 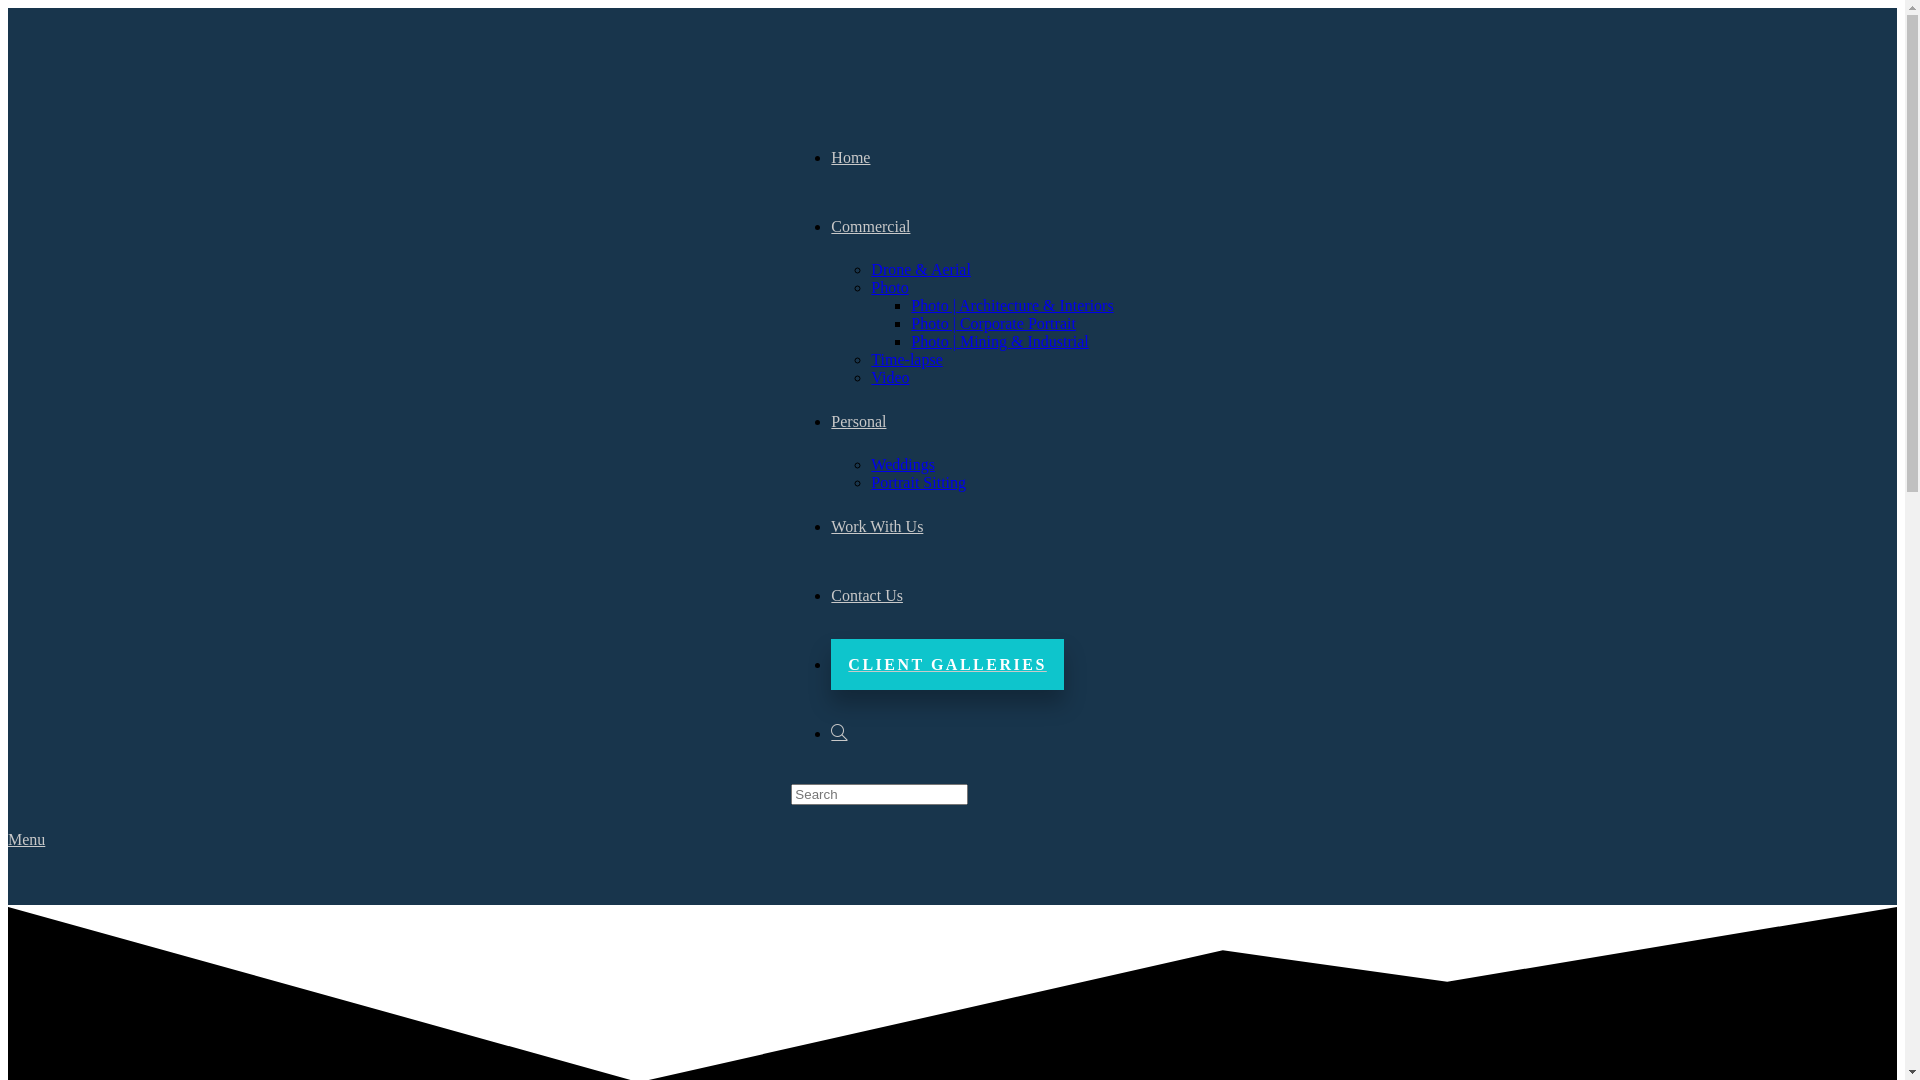 I want to click on 'Menu', so click(x=26, y=839).